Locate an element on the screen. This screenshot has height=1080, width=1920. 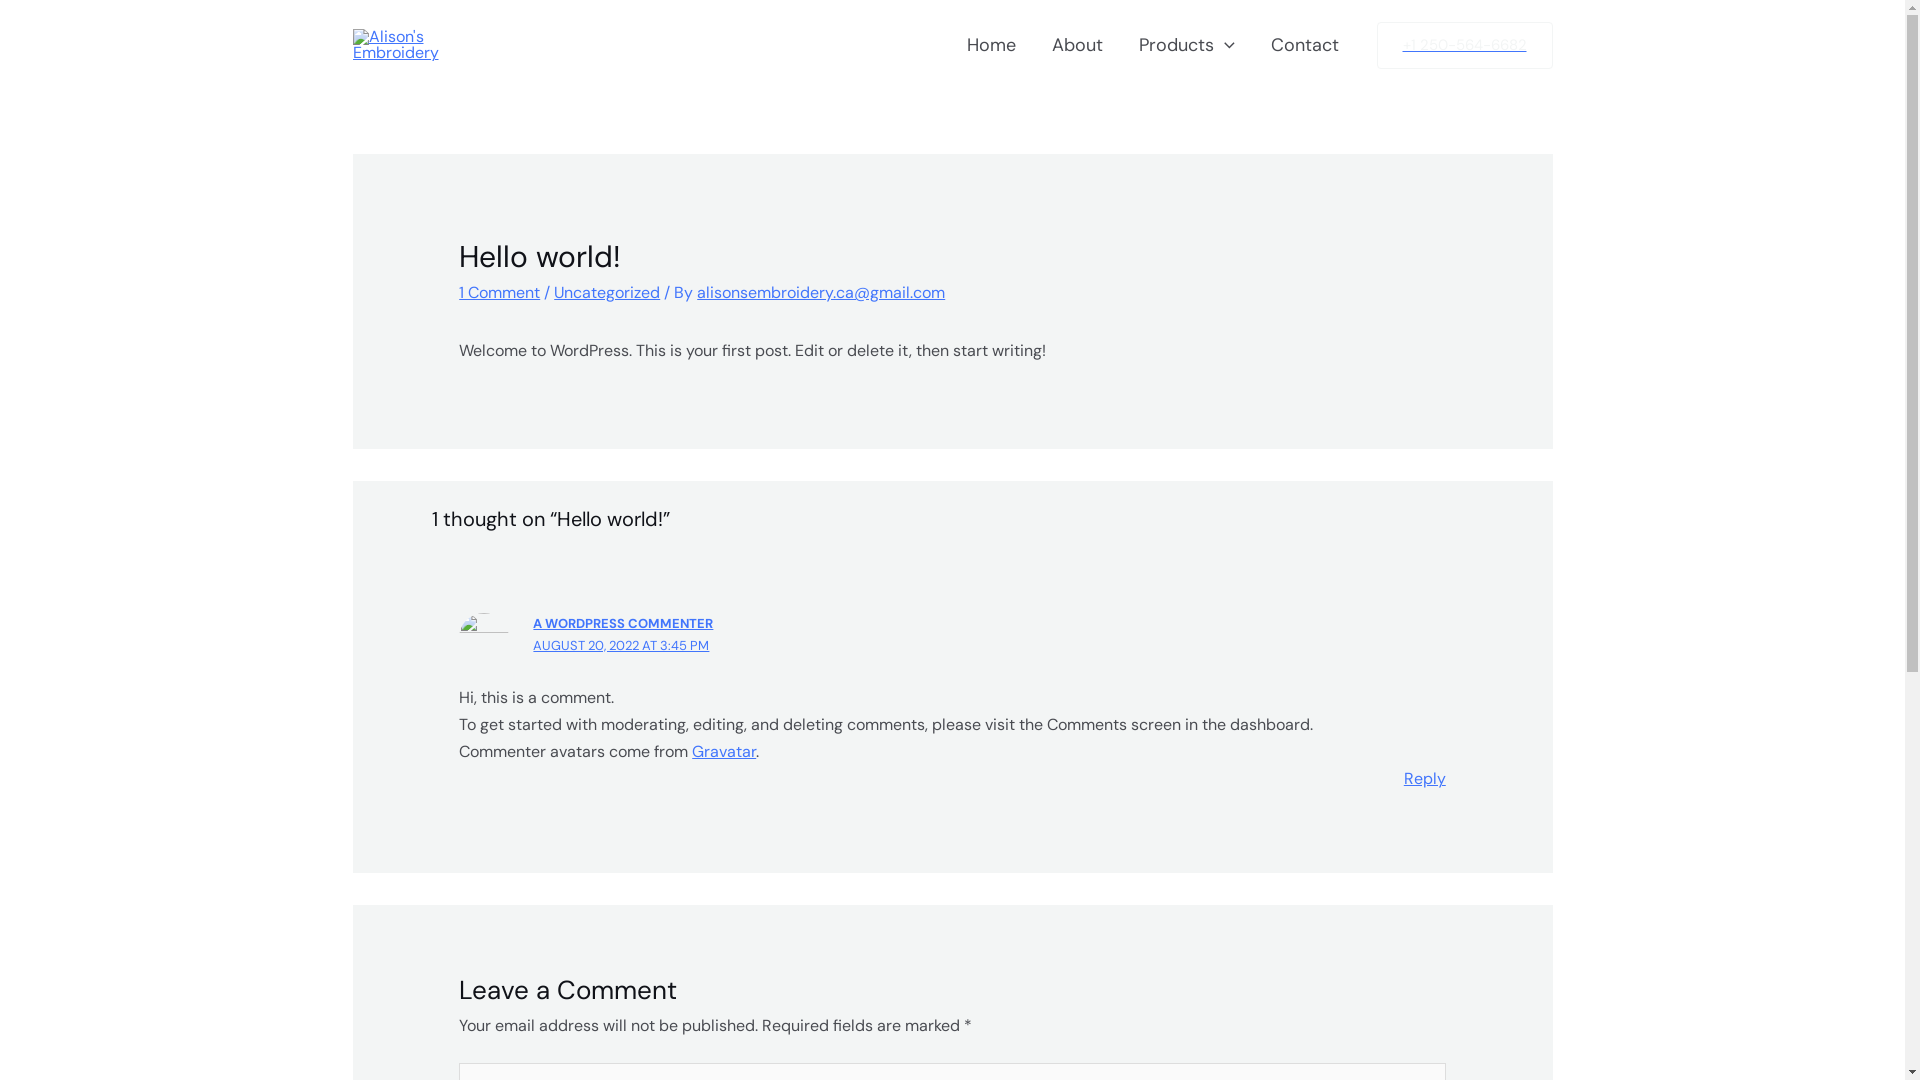
'Products' is located at coordinates (1186, 45).